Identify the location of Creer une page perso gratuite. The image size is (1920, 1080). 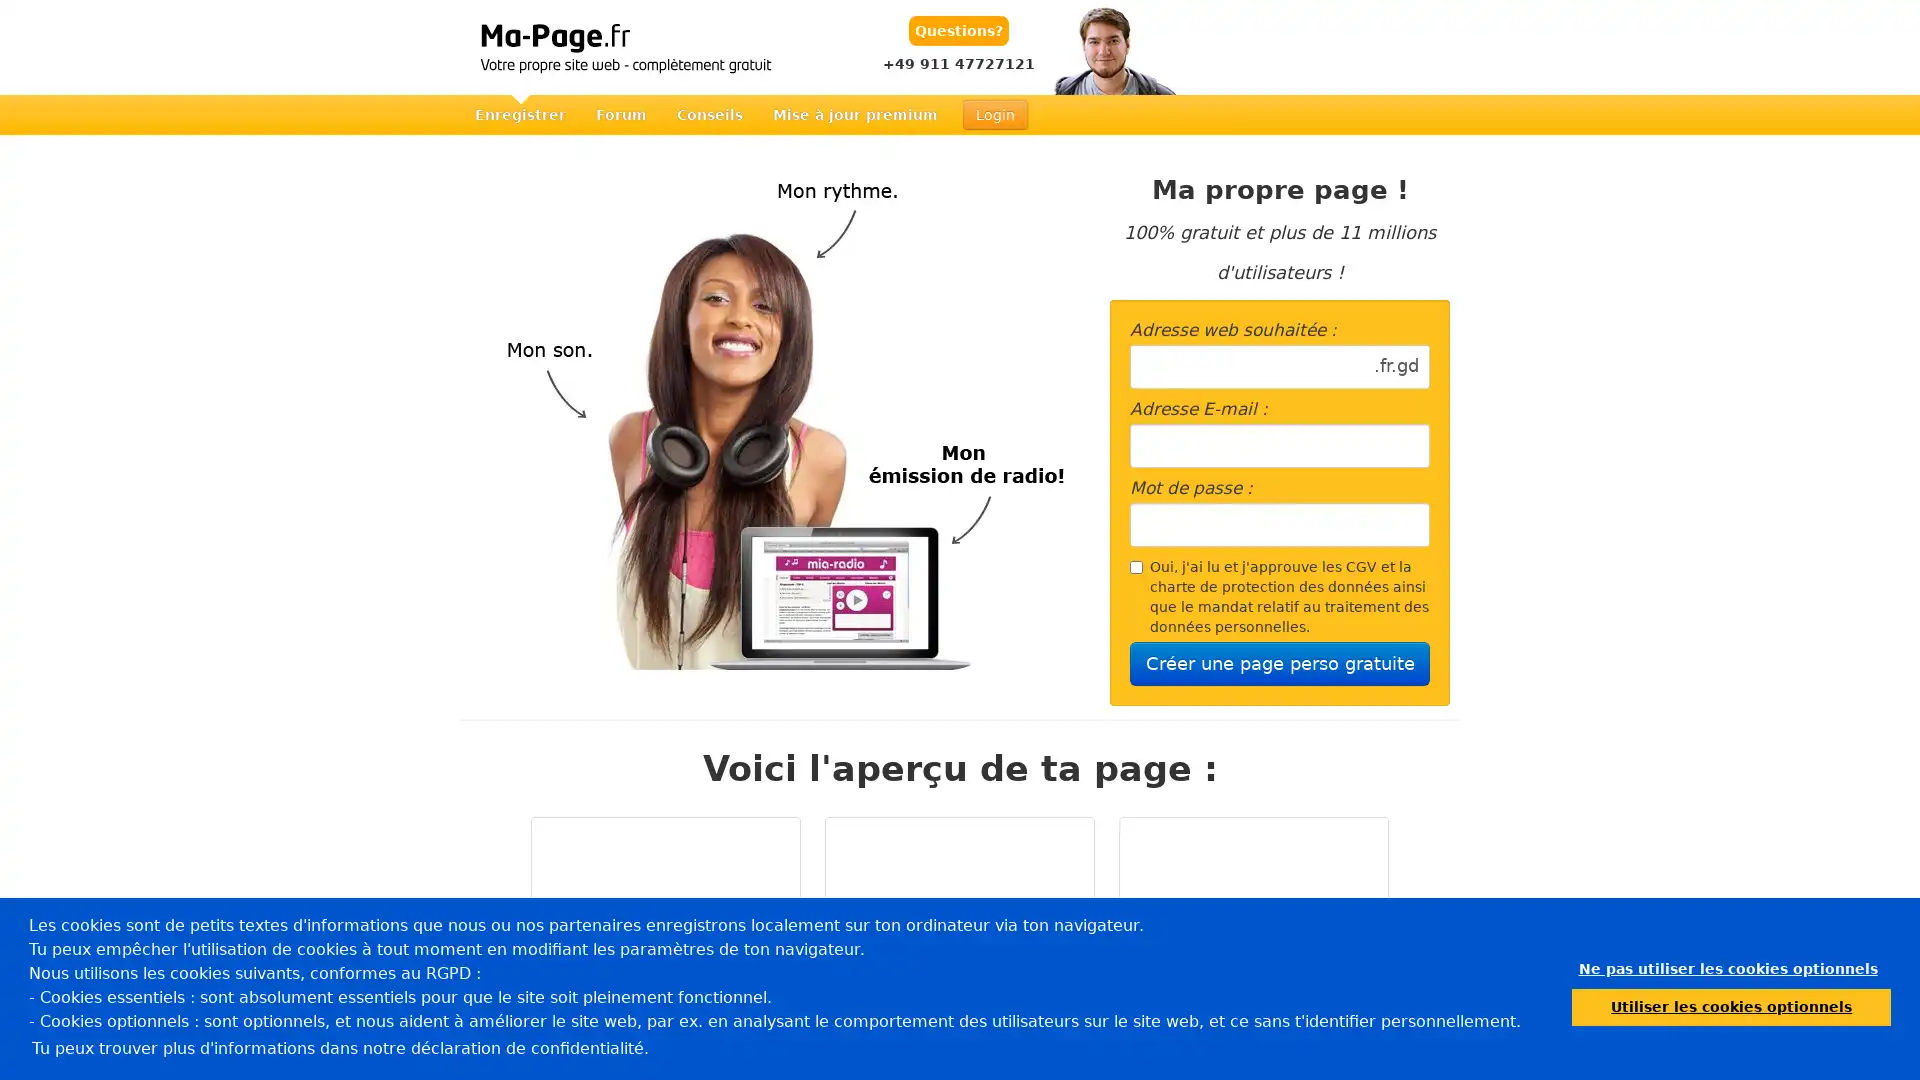
(1280, 663).